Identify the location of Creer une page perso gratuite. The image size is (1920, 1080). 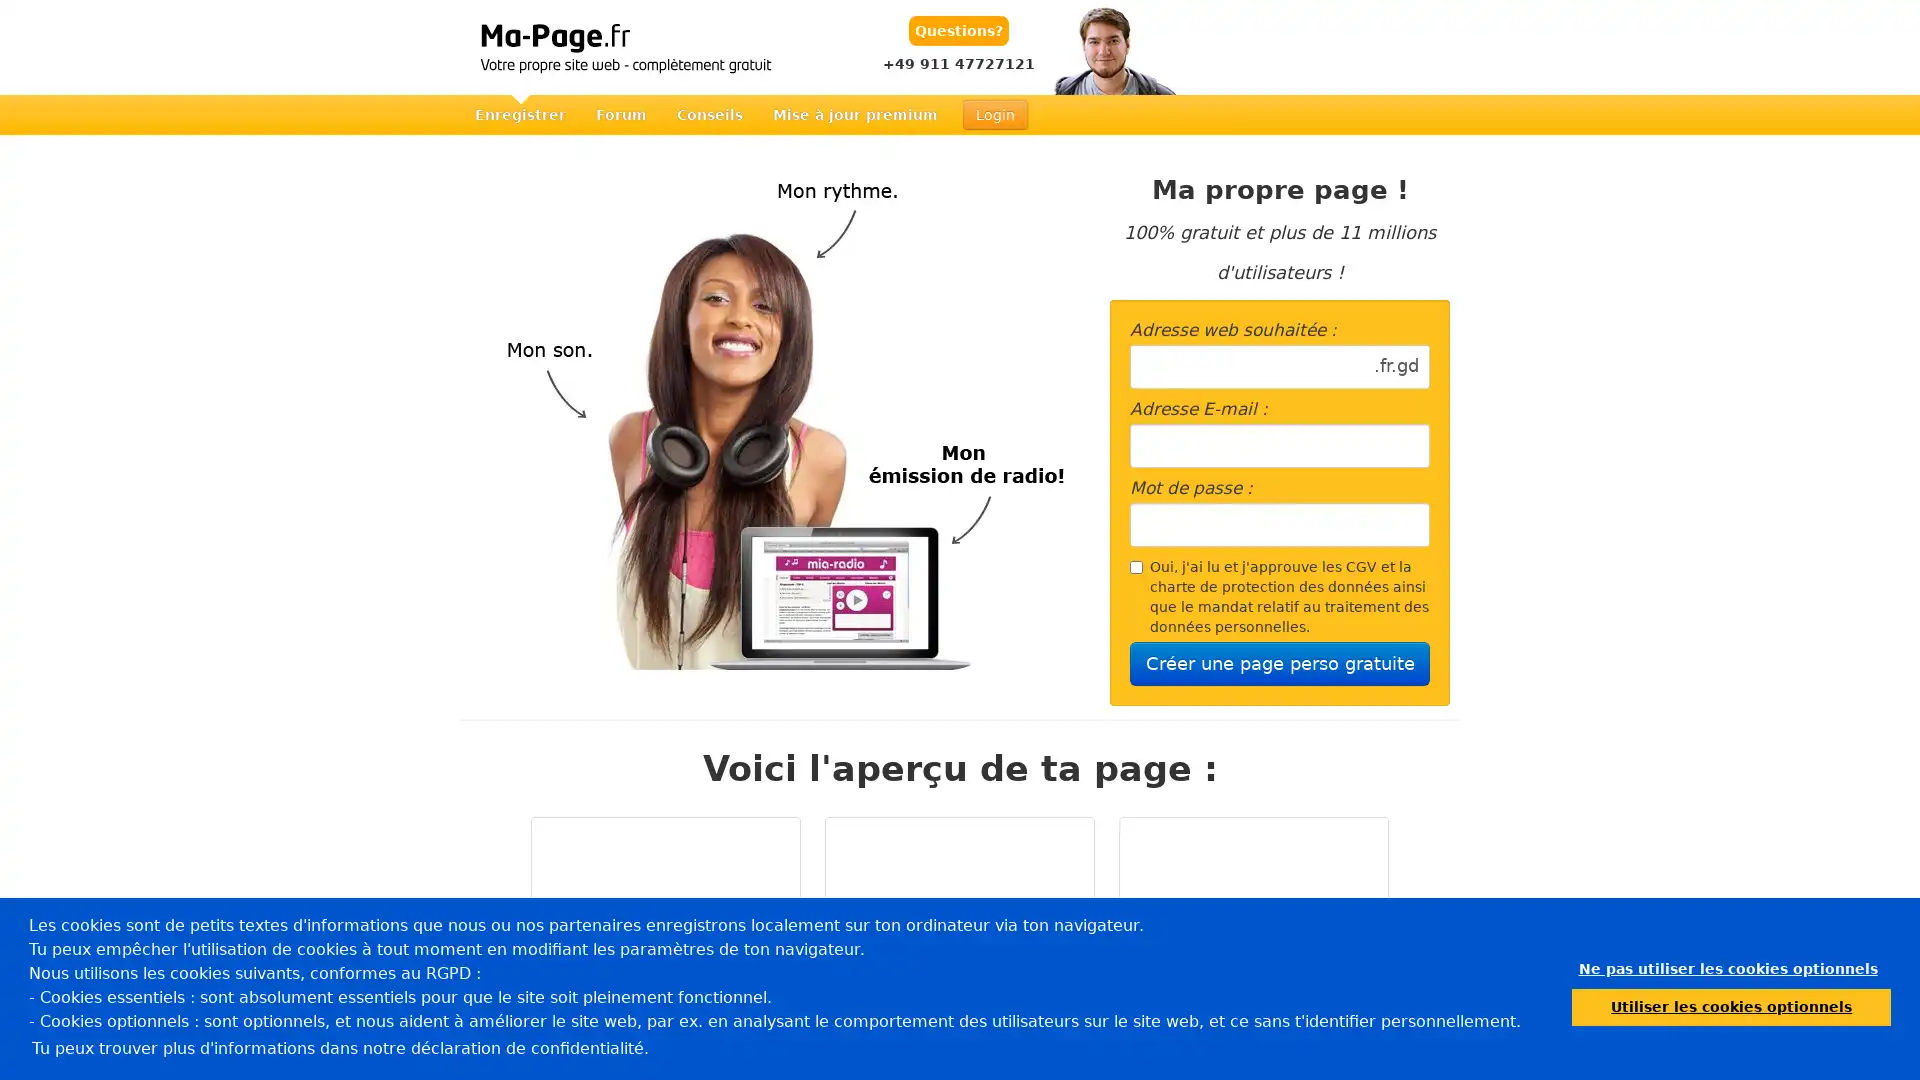
(1280, 663).